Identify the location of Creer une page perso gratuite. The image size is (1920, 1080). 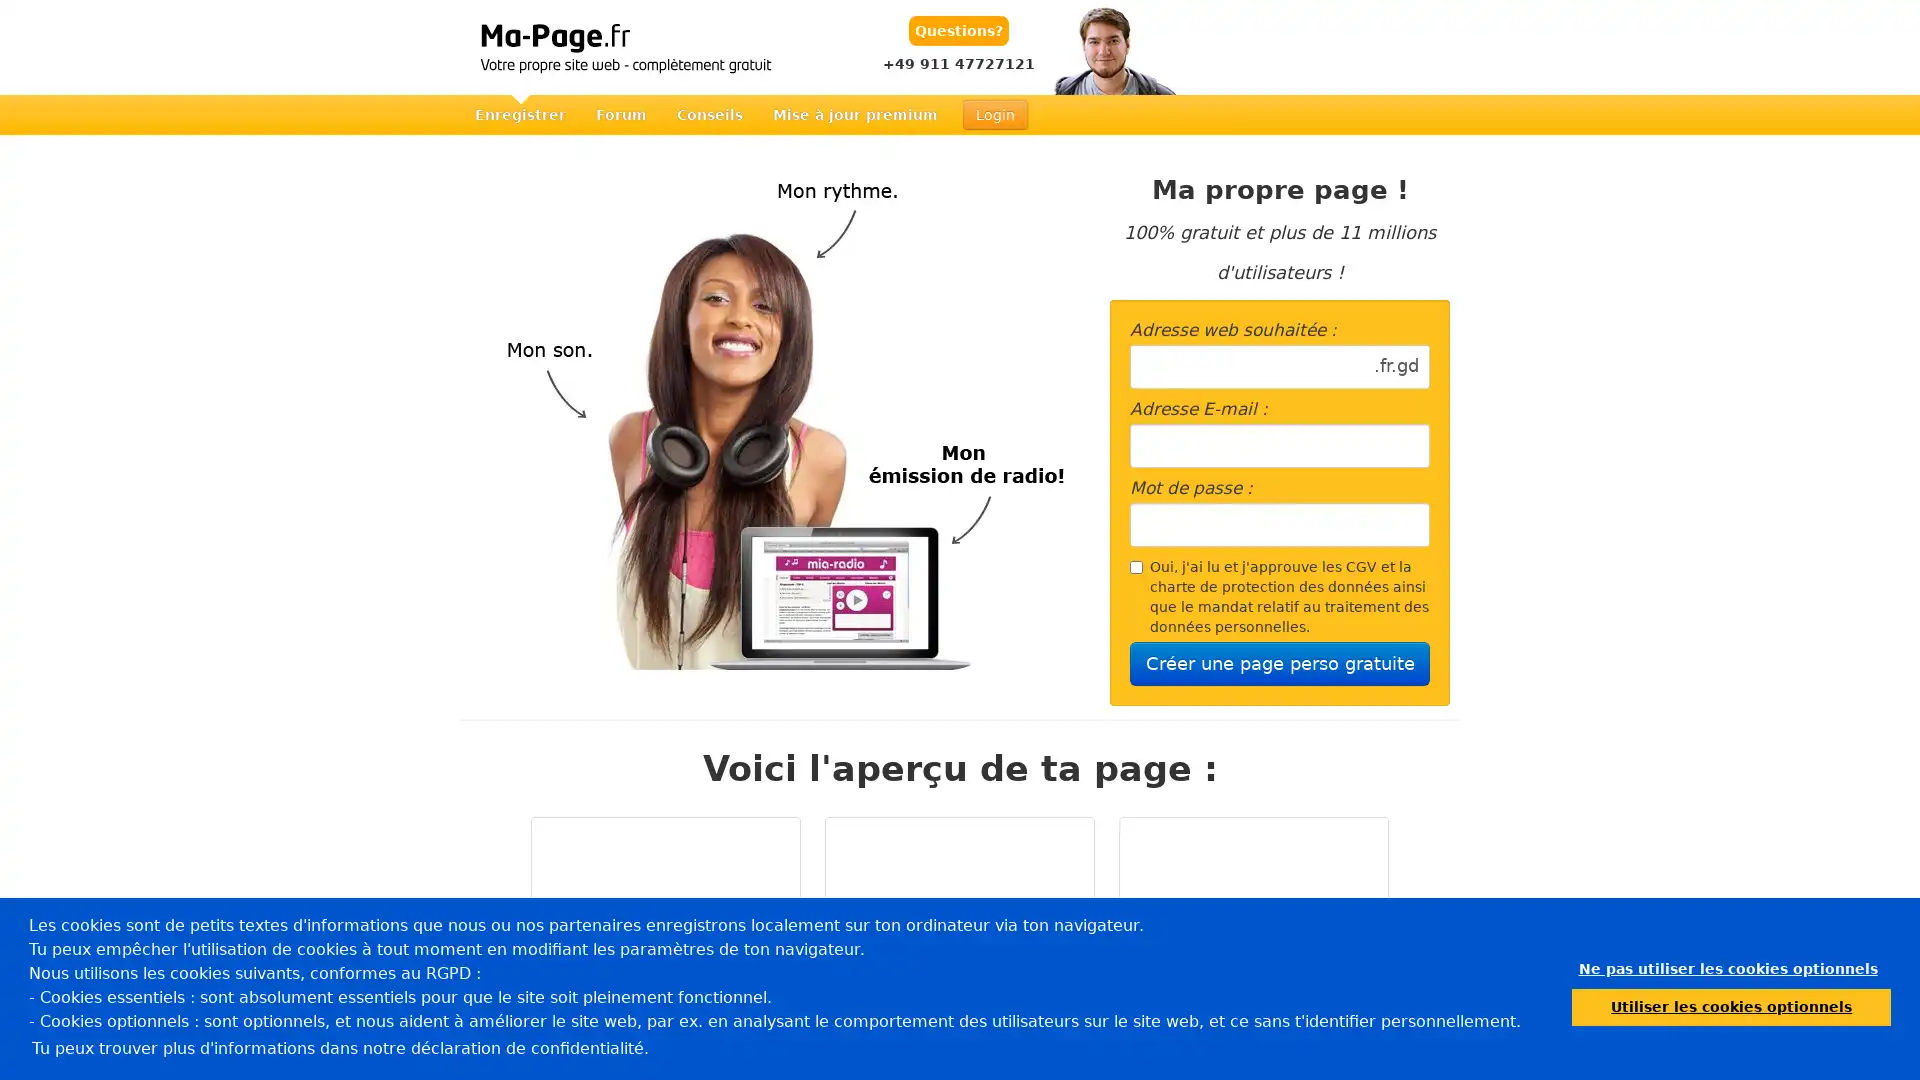
(1280, 663).